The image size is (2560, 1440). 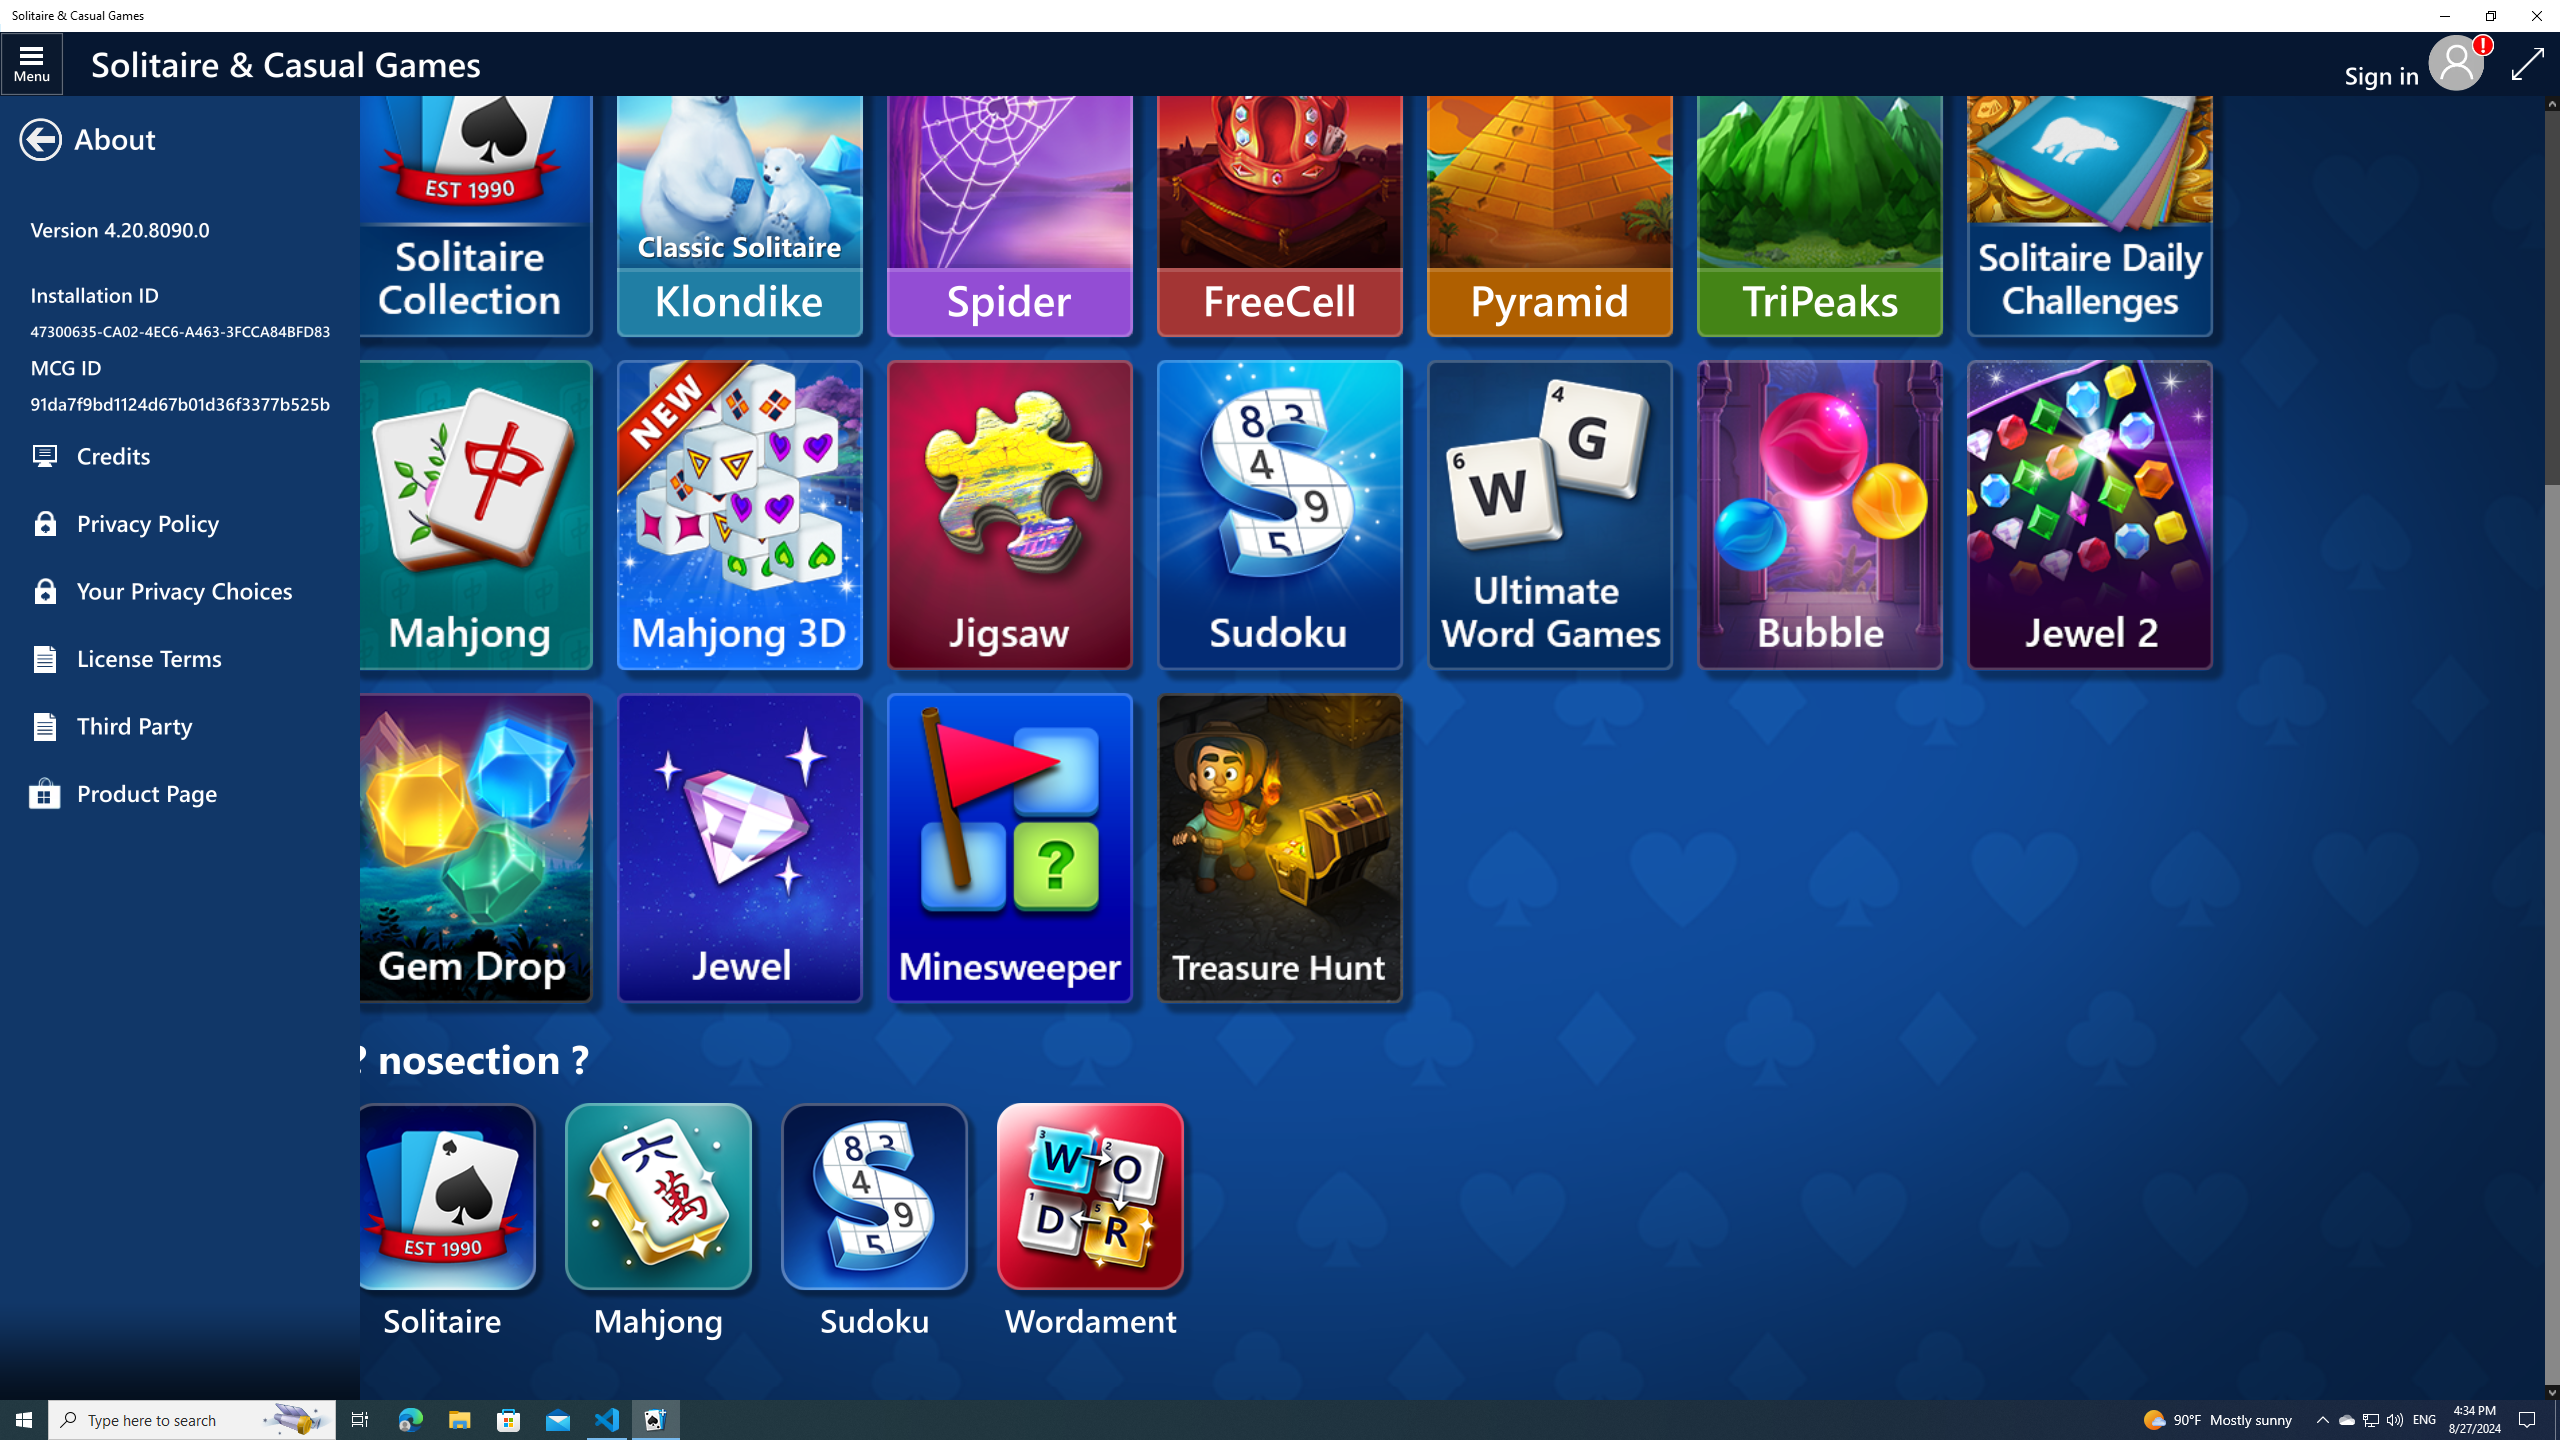 I want to click on 'Minimize Solitaire & Casual Games', so click(x=2443, y=15).